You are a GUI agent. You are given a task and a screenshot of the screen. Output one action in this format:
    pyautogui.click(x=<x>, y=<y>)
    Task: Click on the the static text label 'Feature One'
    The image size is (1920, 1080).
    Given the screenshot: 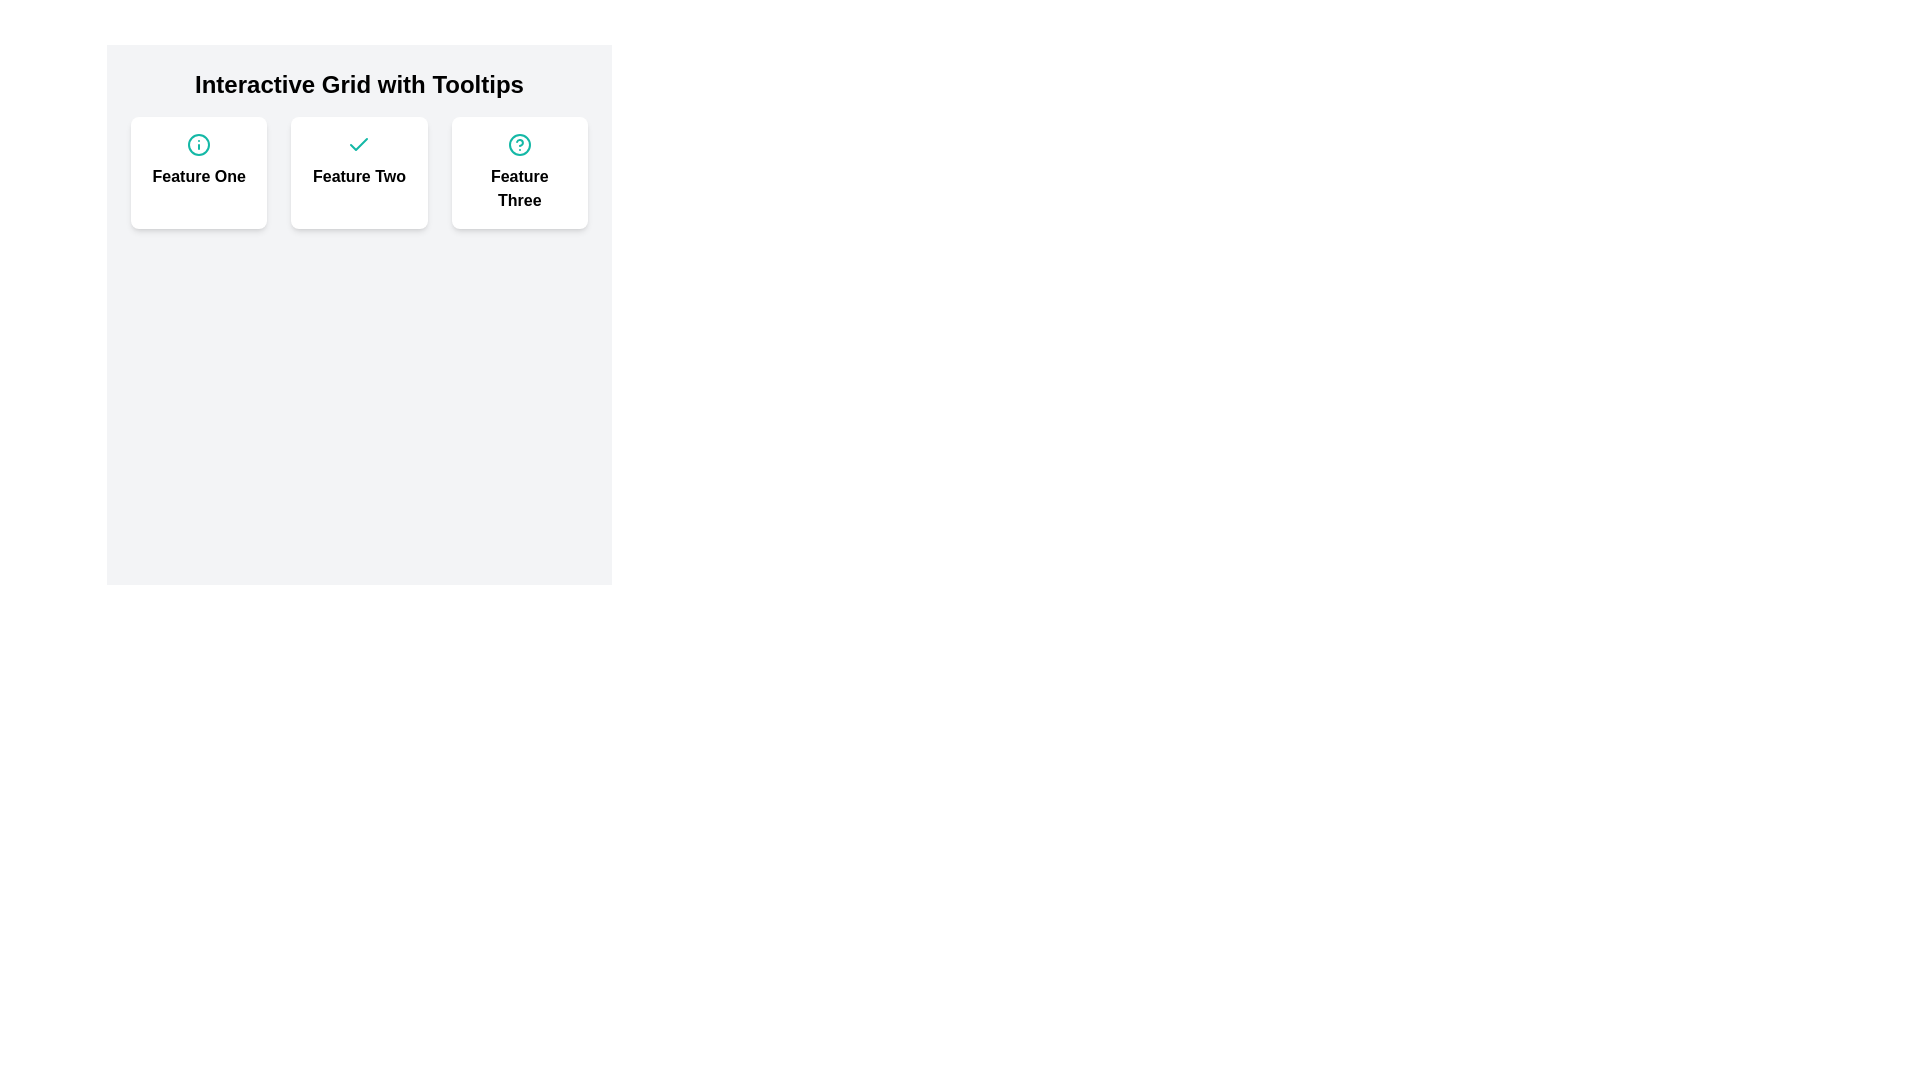 What is the action you would take?
    pyautogui.click(x=199, y=176)
    